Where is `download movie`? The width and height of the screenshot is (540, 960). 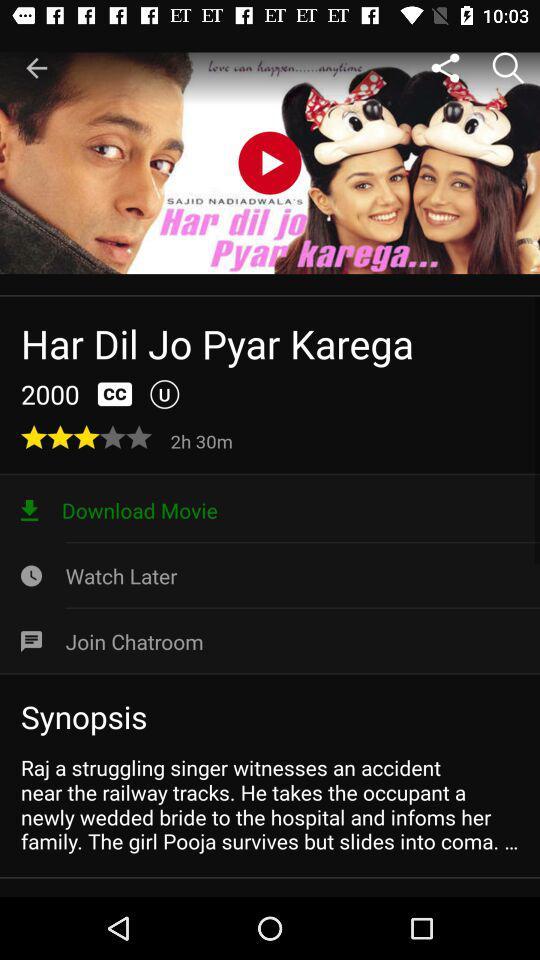
download movie is located at coordinates (270, 509).